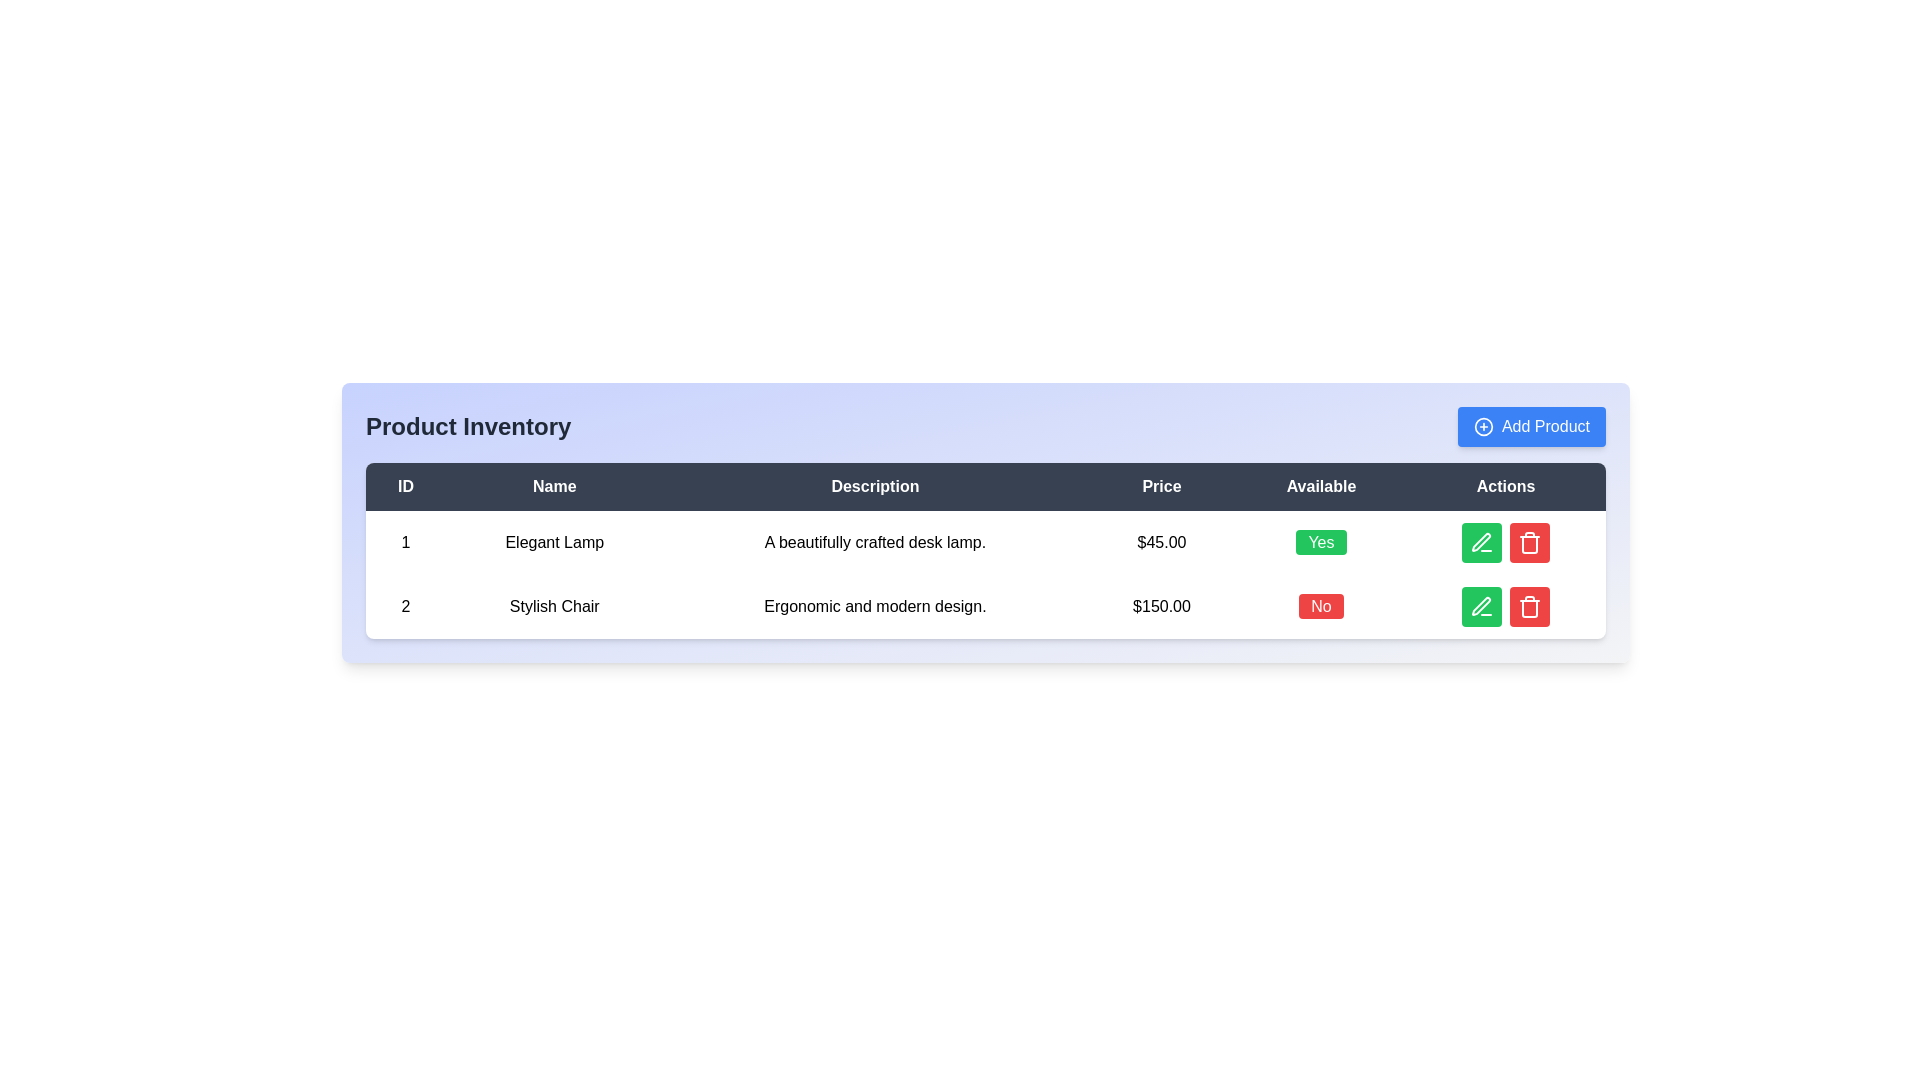  Describe the element at coordinates (1529, 605) in the screenshot. I see `the small rounded red button with a white trash bin icon in the 'Actions' column for the product 'Stylish Chair'` at that location.